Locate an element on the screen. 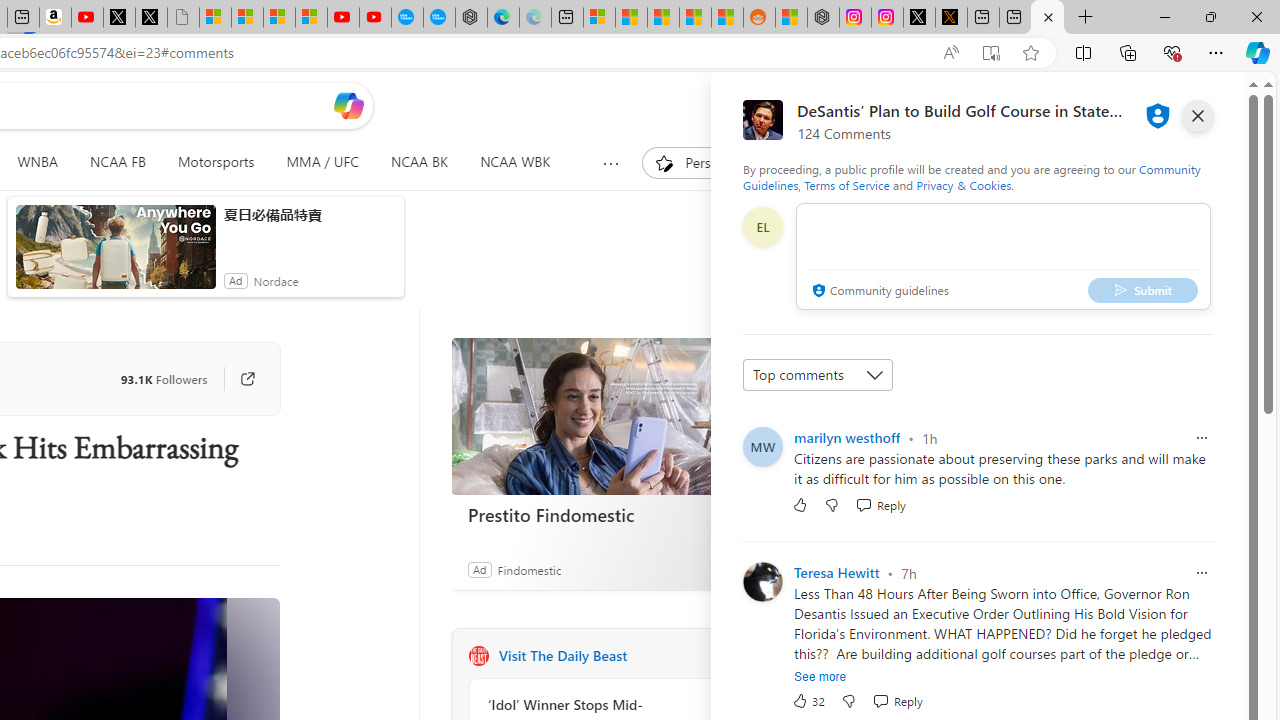 Image resolution: width=1280 pixels, height=720 pixels. 'YouTube Kids - An App Created for Kids to Explore Content' is located at coordinates (375, 17).